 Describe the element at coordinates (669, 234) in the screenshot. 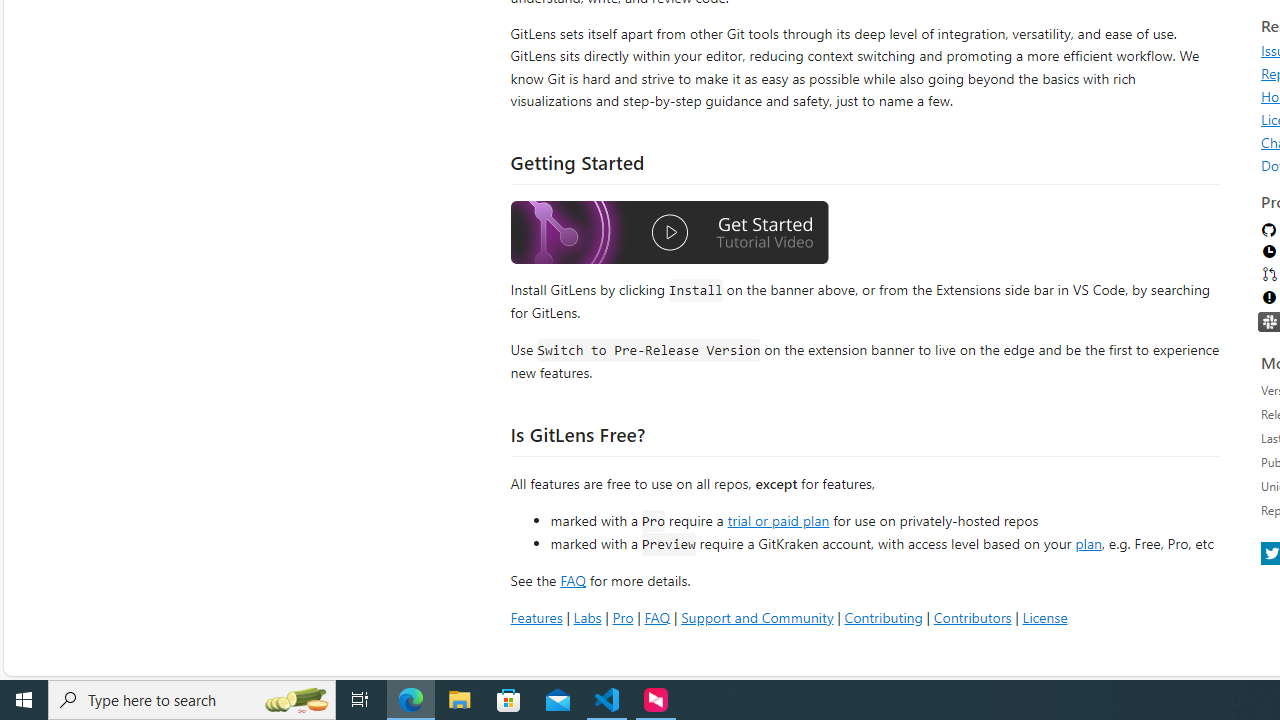

I see `'Watch the GitLens Getting Started video'` at that location.